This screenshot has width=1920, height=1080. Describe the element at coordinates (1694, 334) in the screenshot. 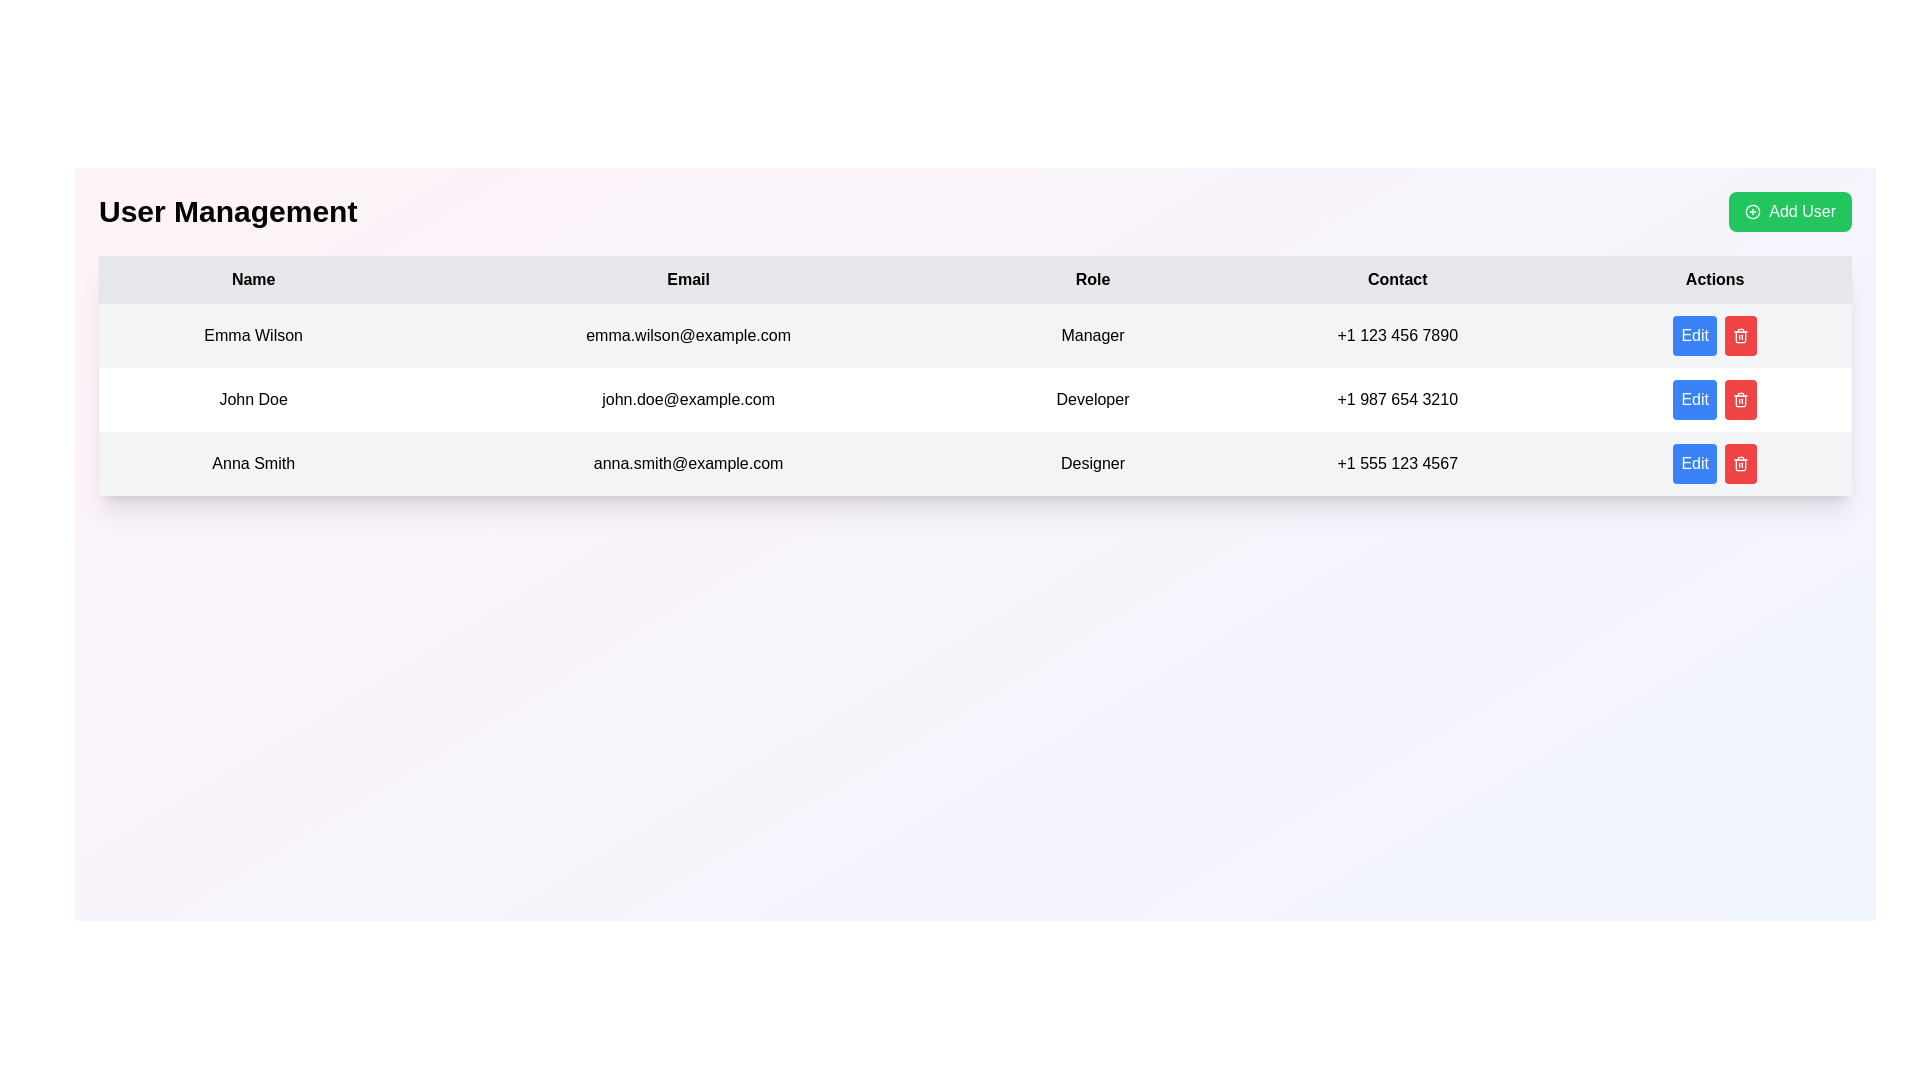

I see `the edit button in the 'Actions' column of the second row associated with 'John Doe' to observe style changes` at that location.